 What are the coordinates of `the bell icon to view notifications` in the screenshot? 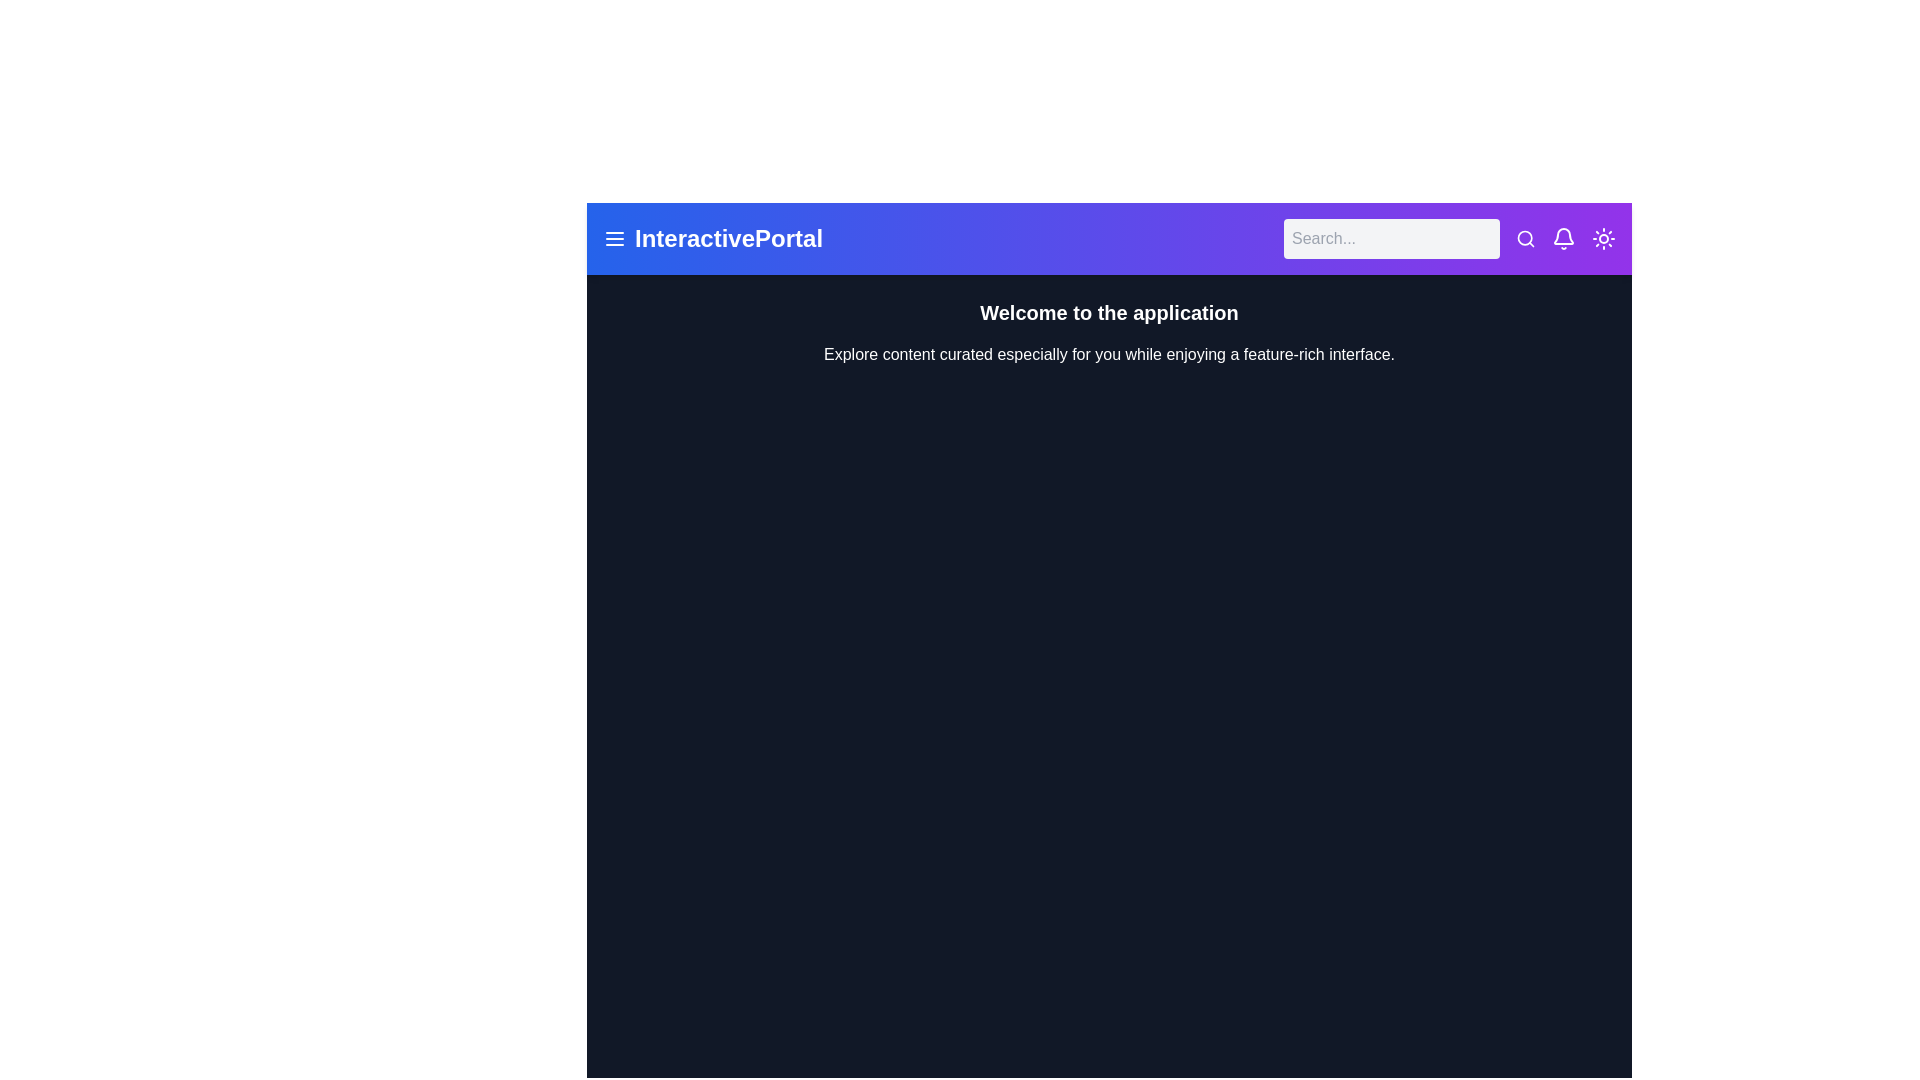 It's located at (1563, 238).